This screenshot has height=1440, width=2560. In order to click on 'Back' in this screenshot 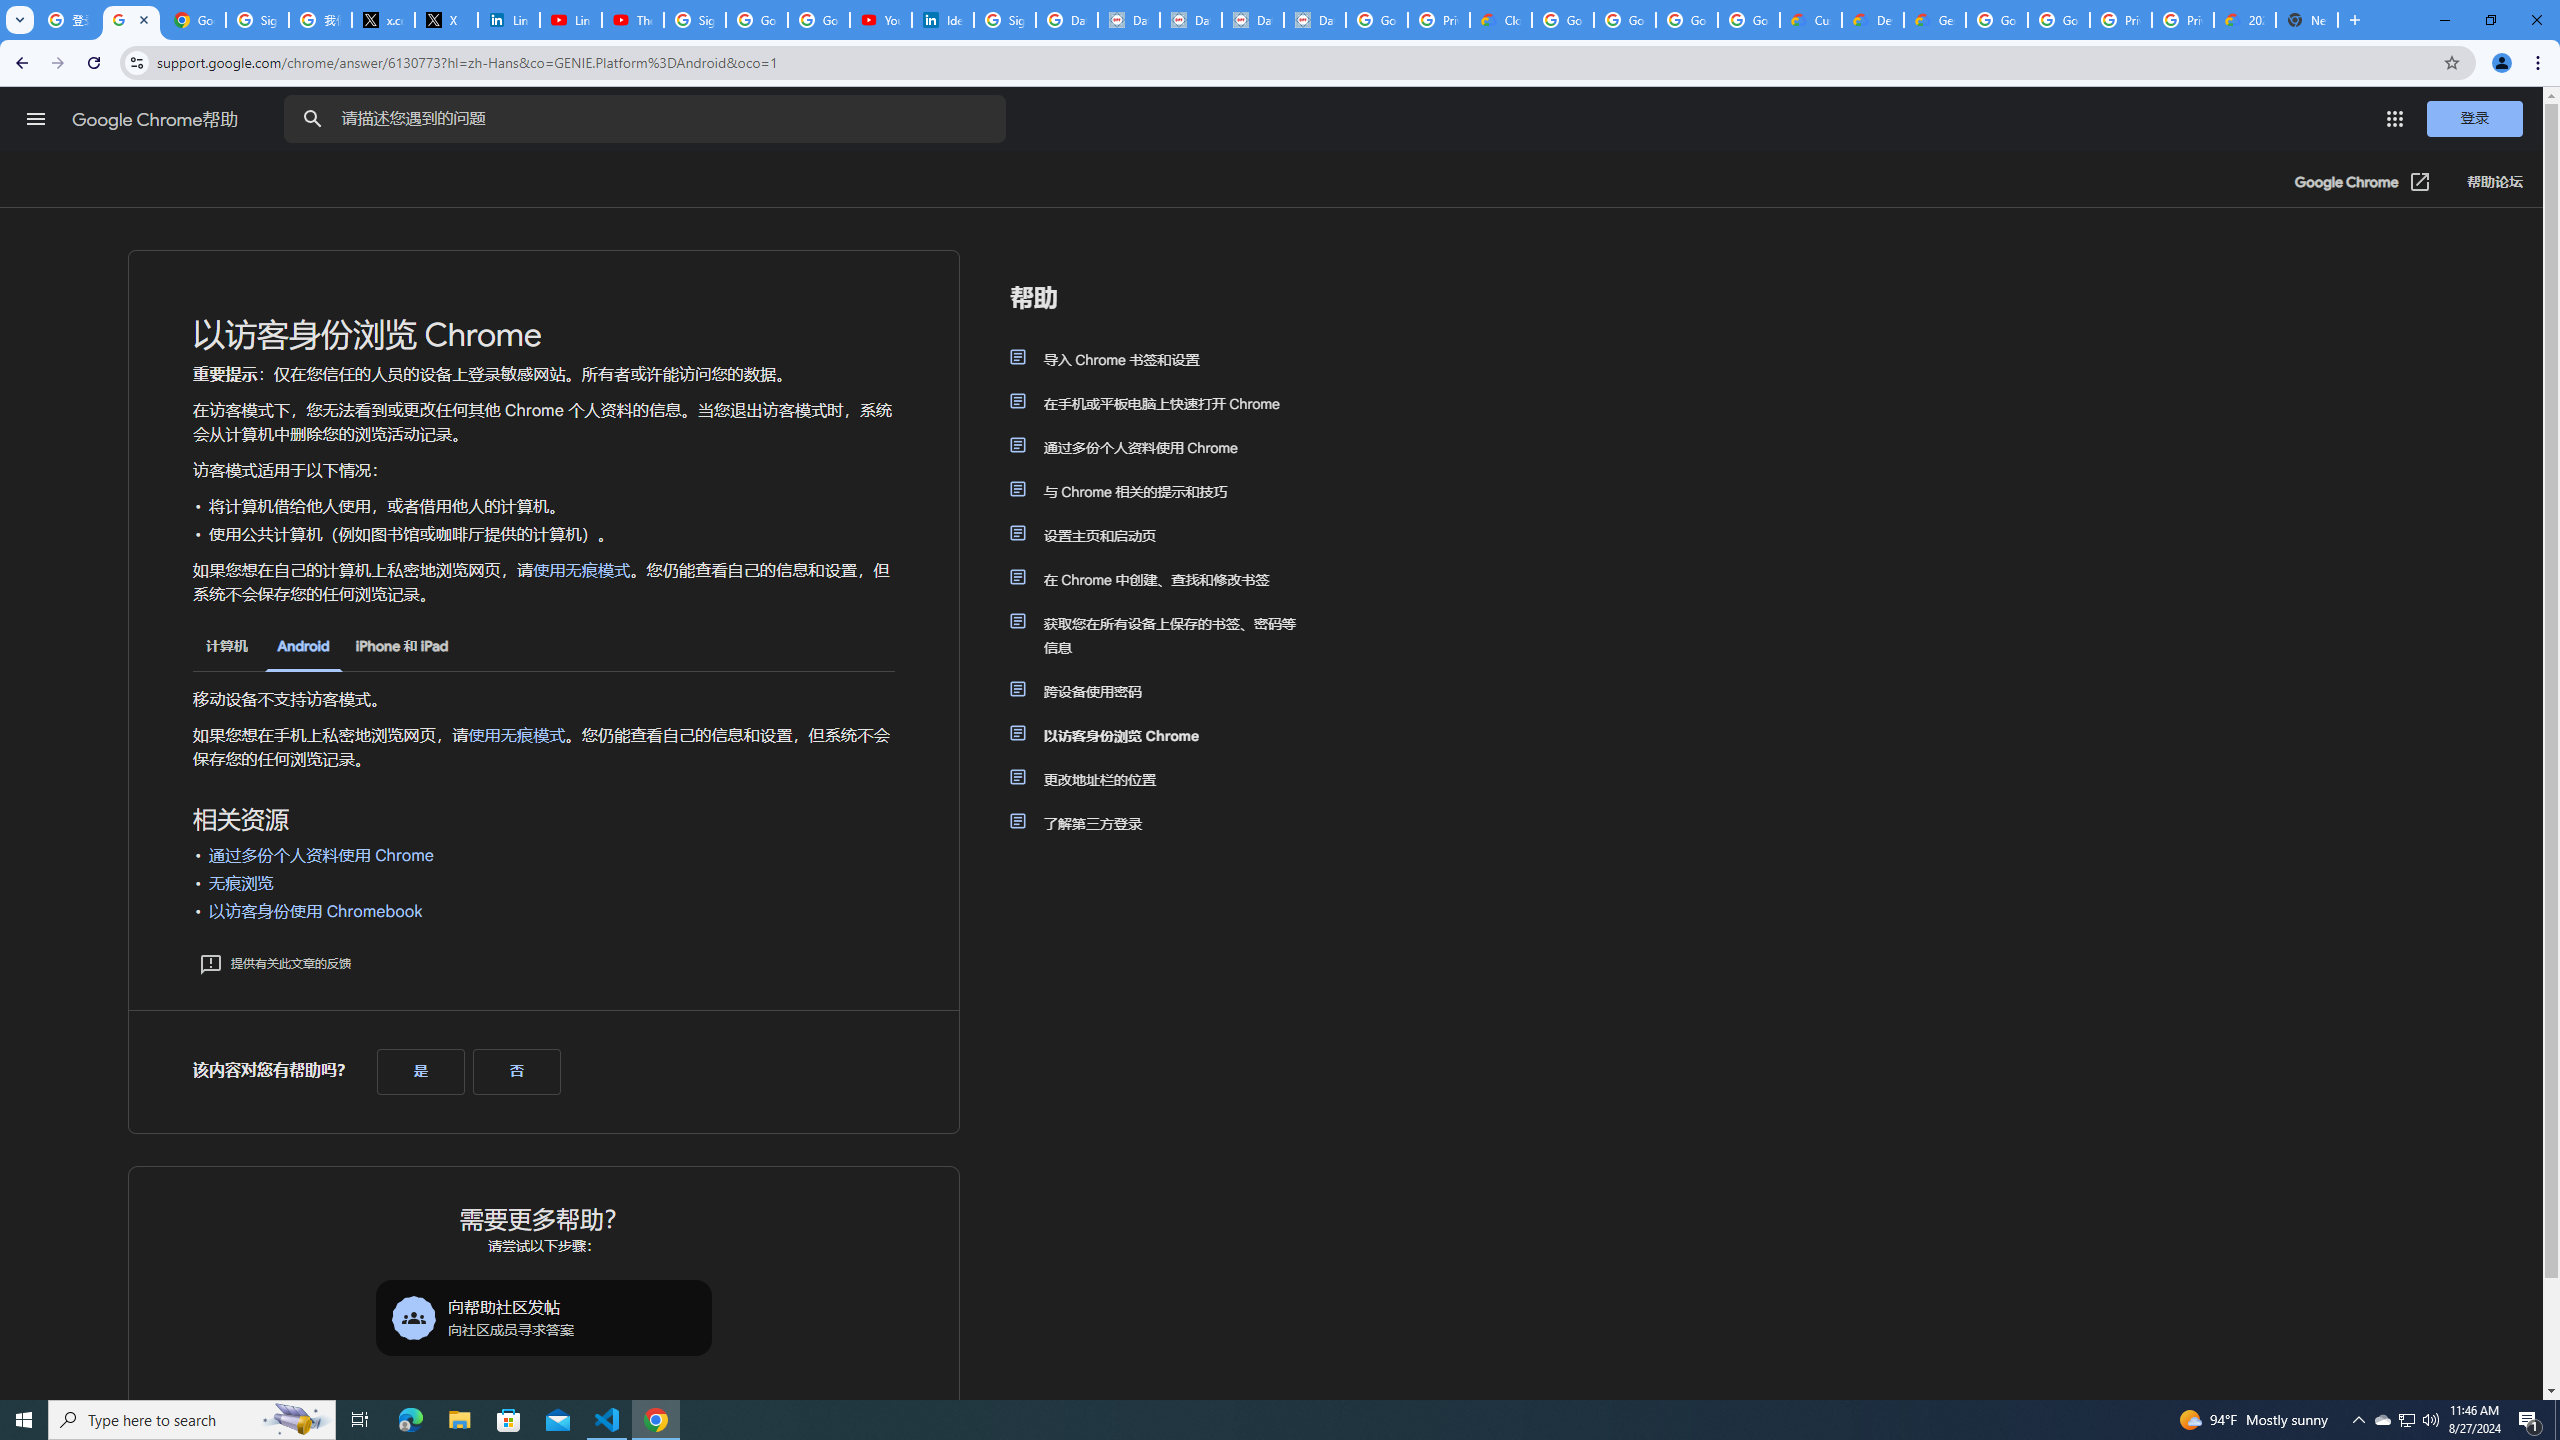, I will do `click(19, 62)`.